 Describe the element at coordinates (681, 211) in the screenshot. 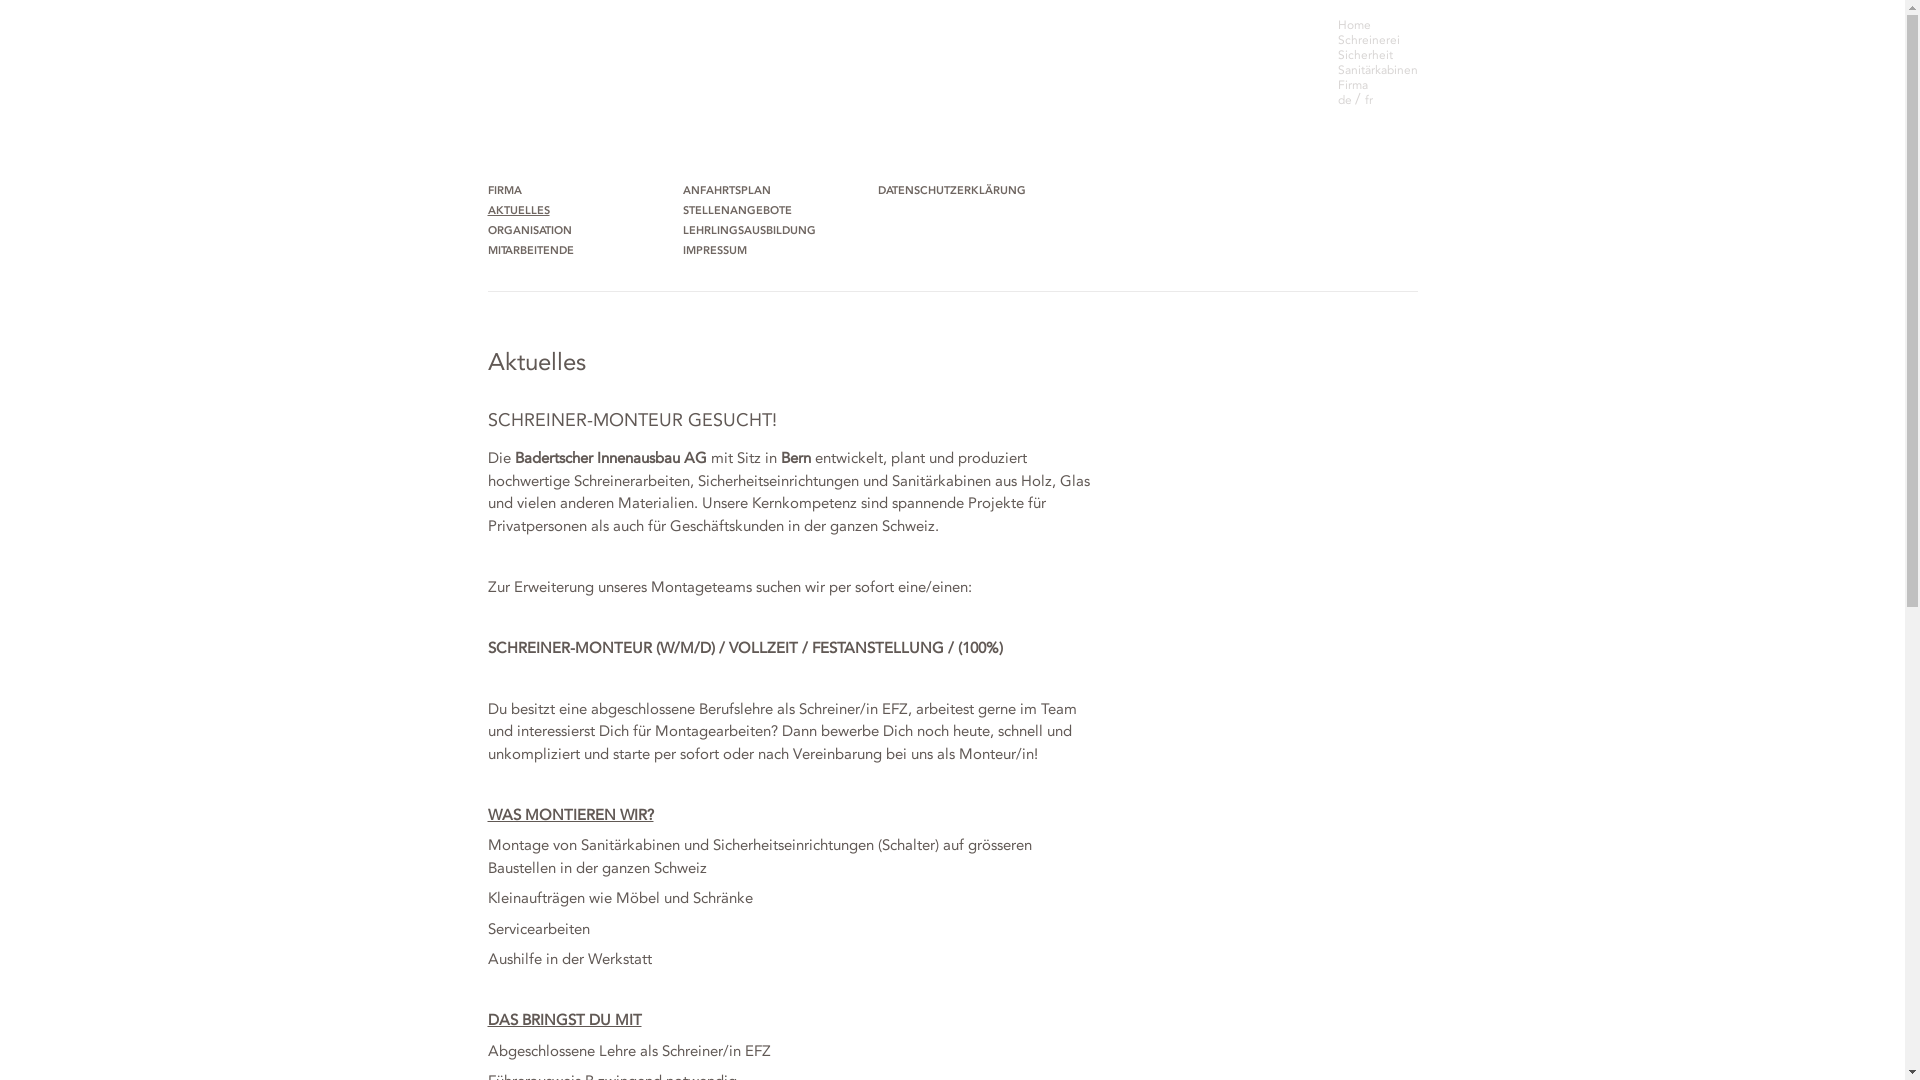

I see `'STELLENANGEBOTE'` at that location.